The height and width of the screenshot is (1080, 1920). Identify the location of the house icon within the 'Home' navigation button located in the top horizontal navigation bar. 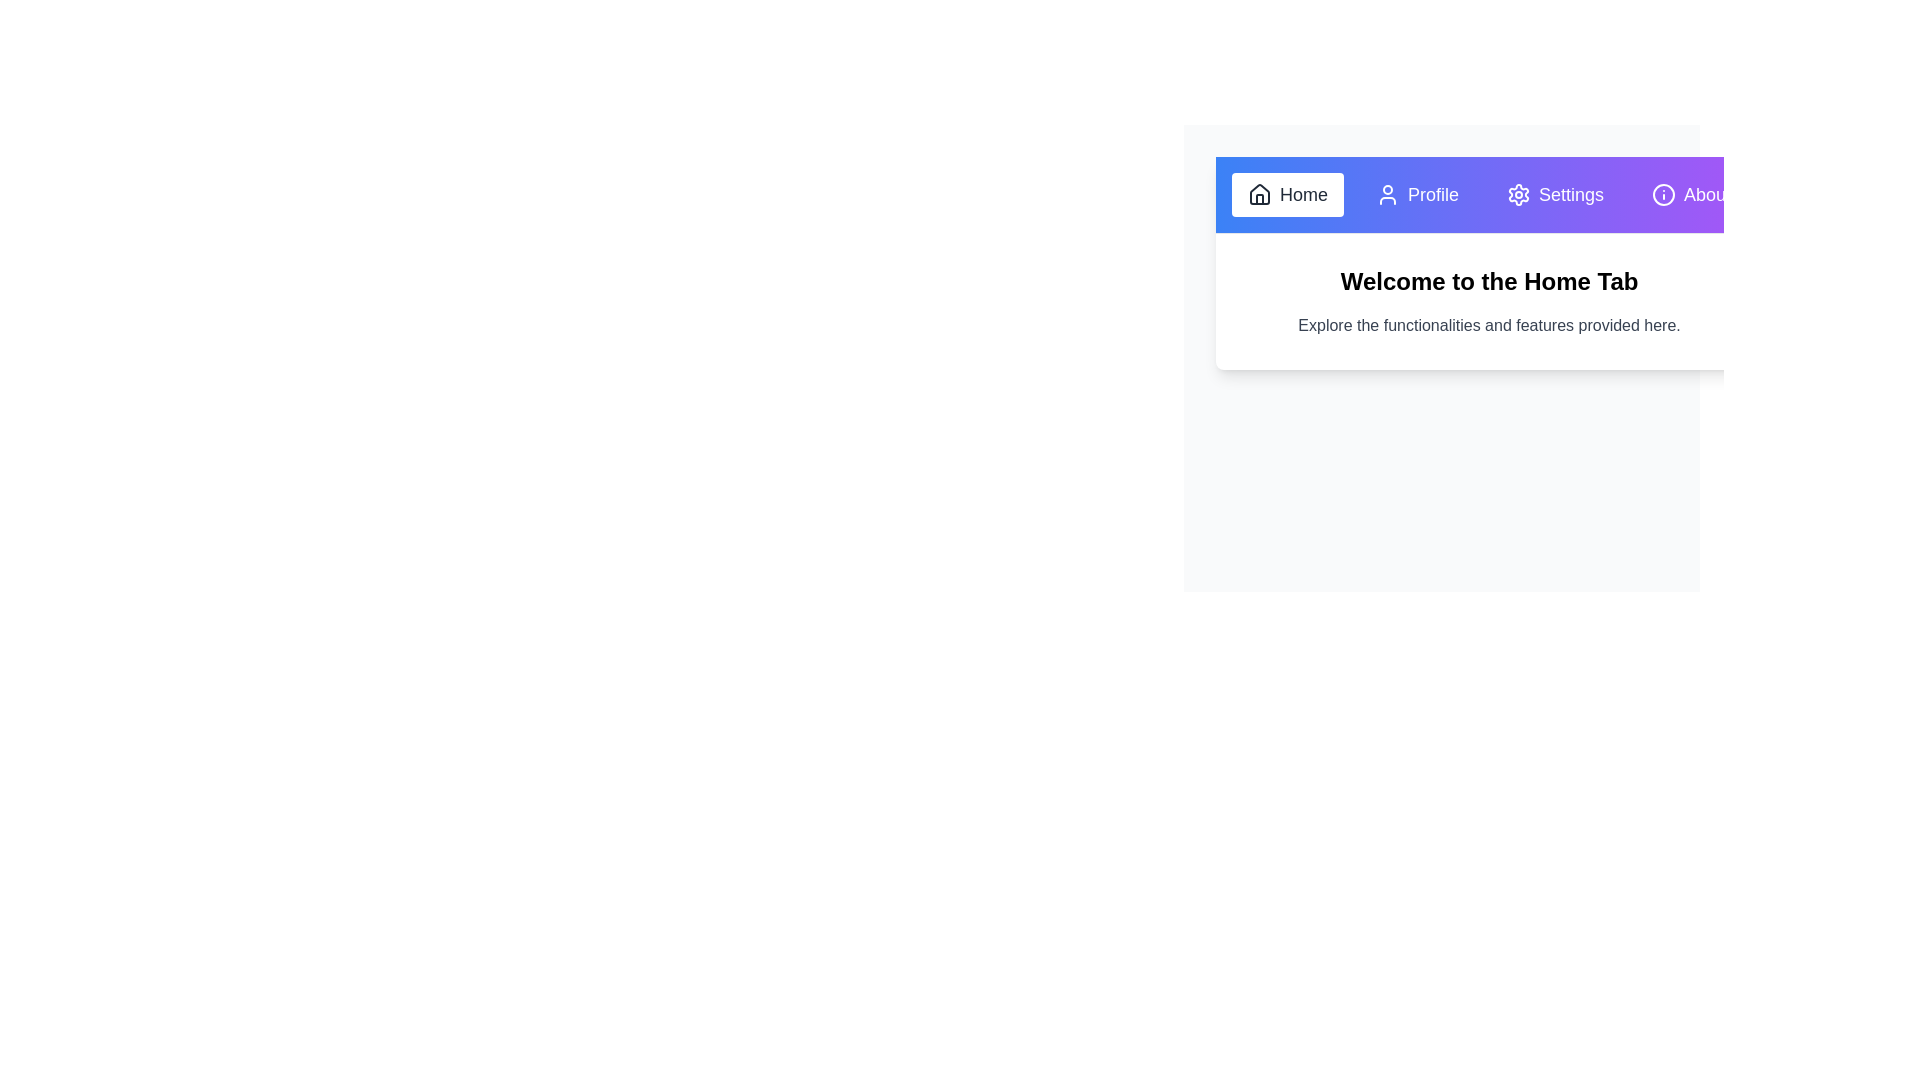
(1258, 193).